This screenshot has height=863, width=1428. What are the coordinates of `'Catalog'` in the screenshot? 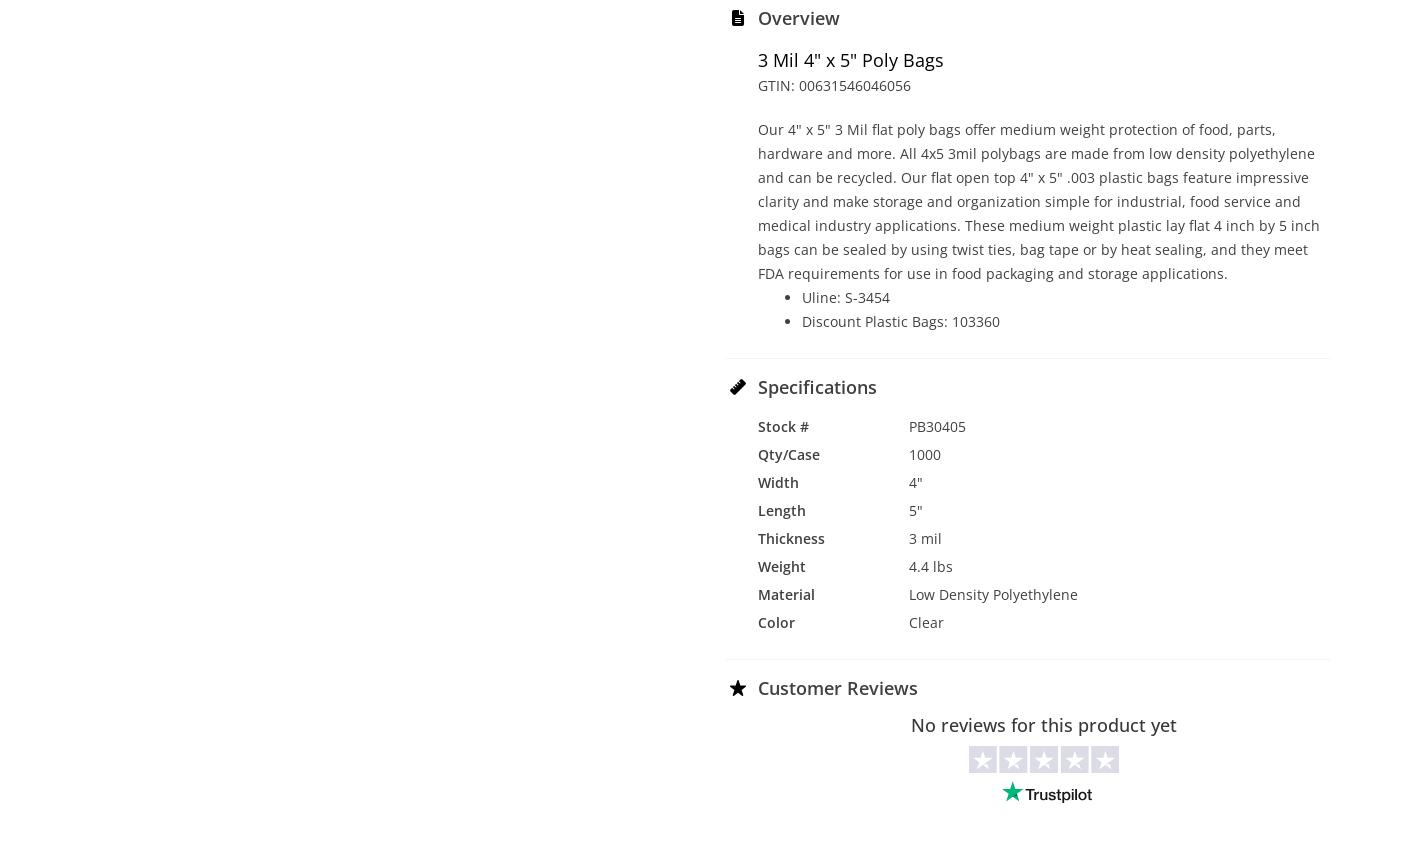 It's located at (1150, 834).